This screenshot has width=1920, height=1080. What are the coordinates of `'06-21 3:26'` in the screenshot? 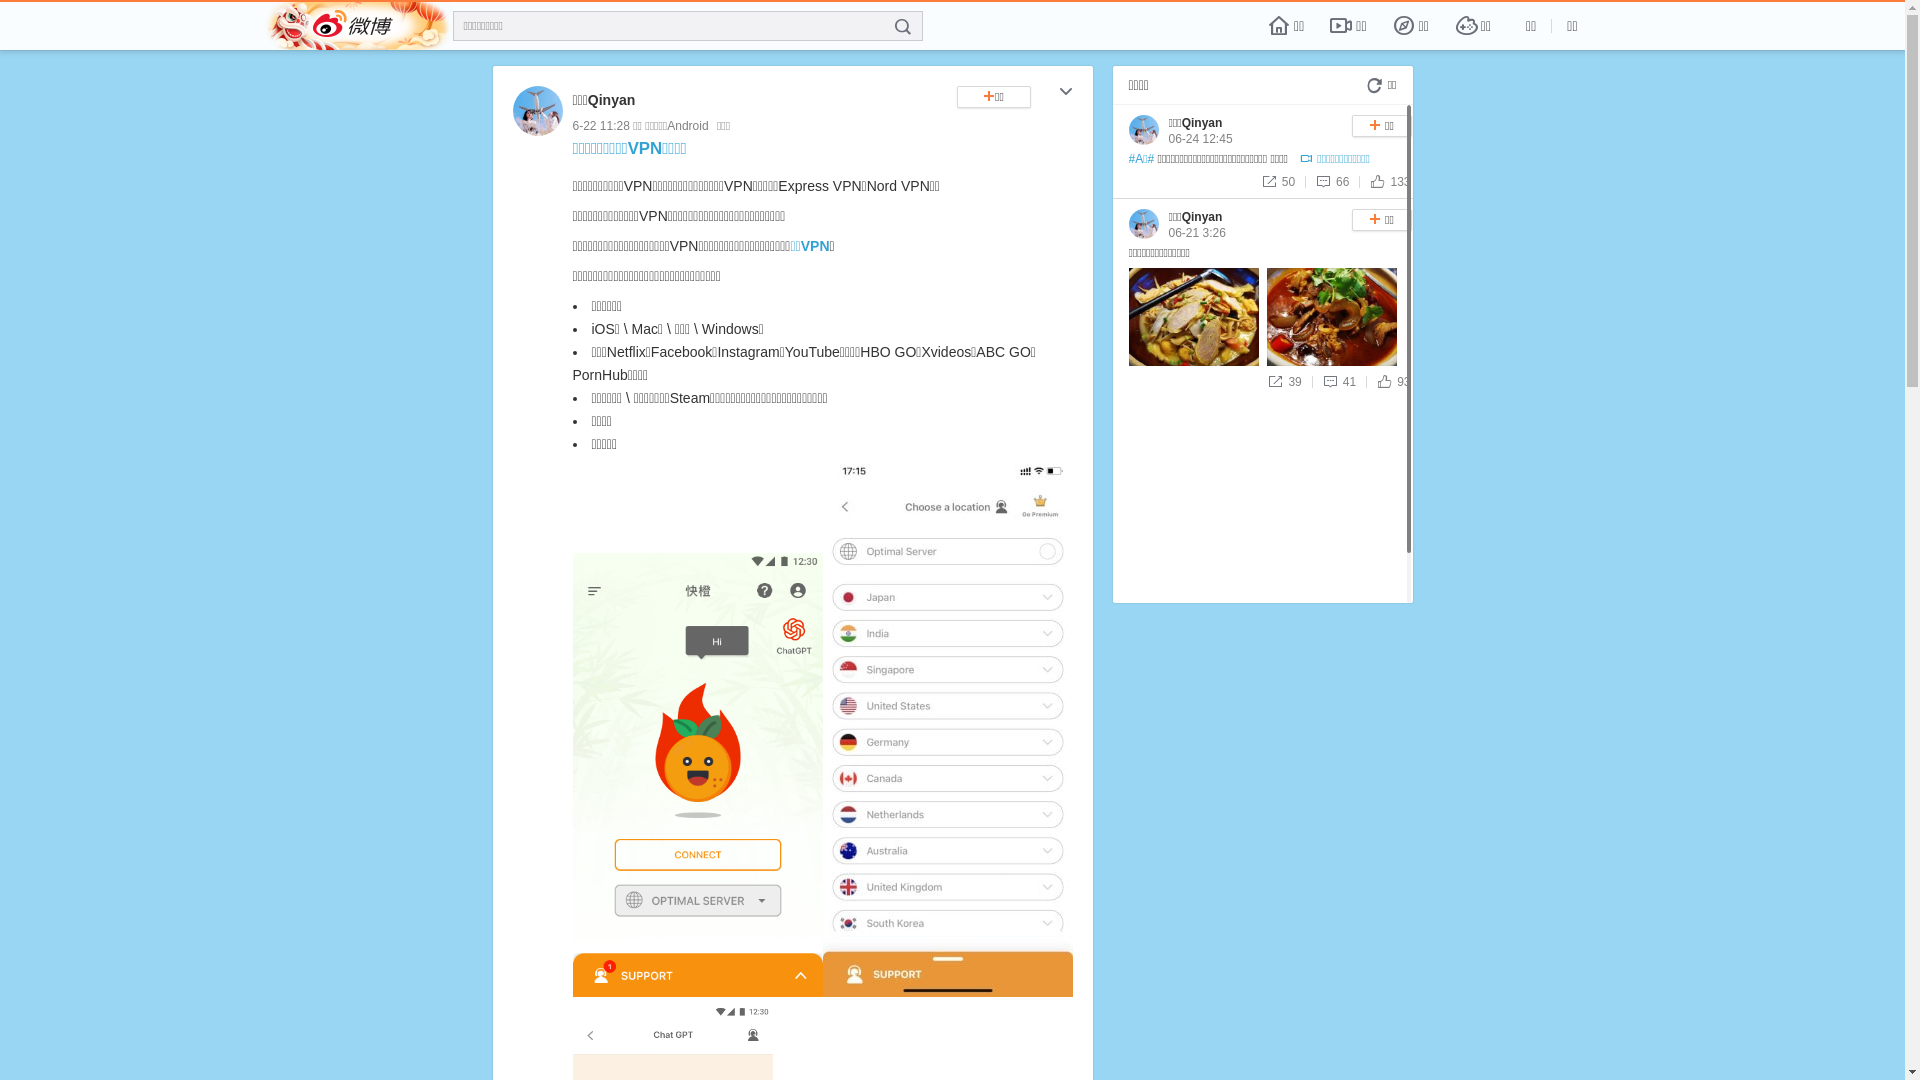 It's located at (1196, 231).